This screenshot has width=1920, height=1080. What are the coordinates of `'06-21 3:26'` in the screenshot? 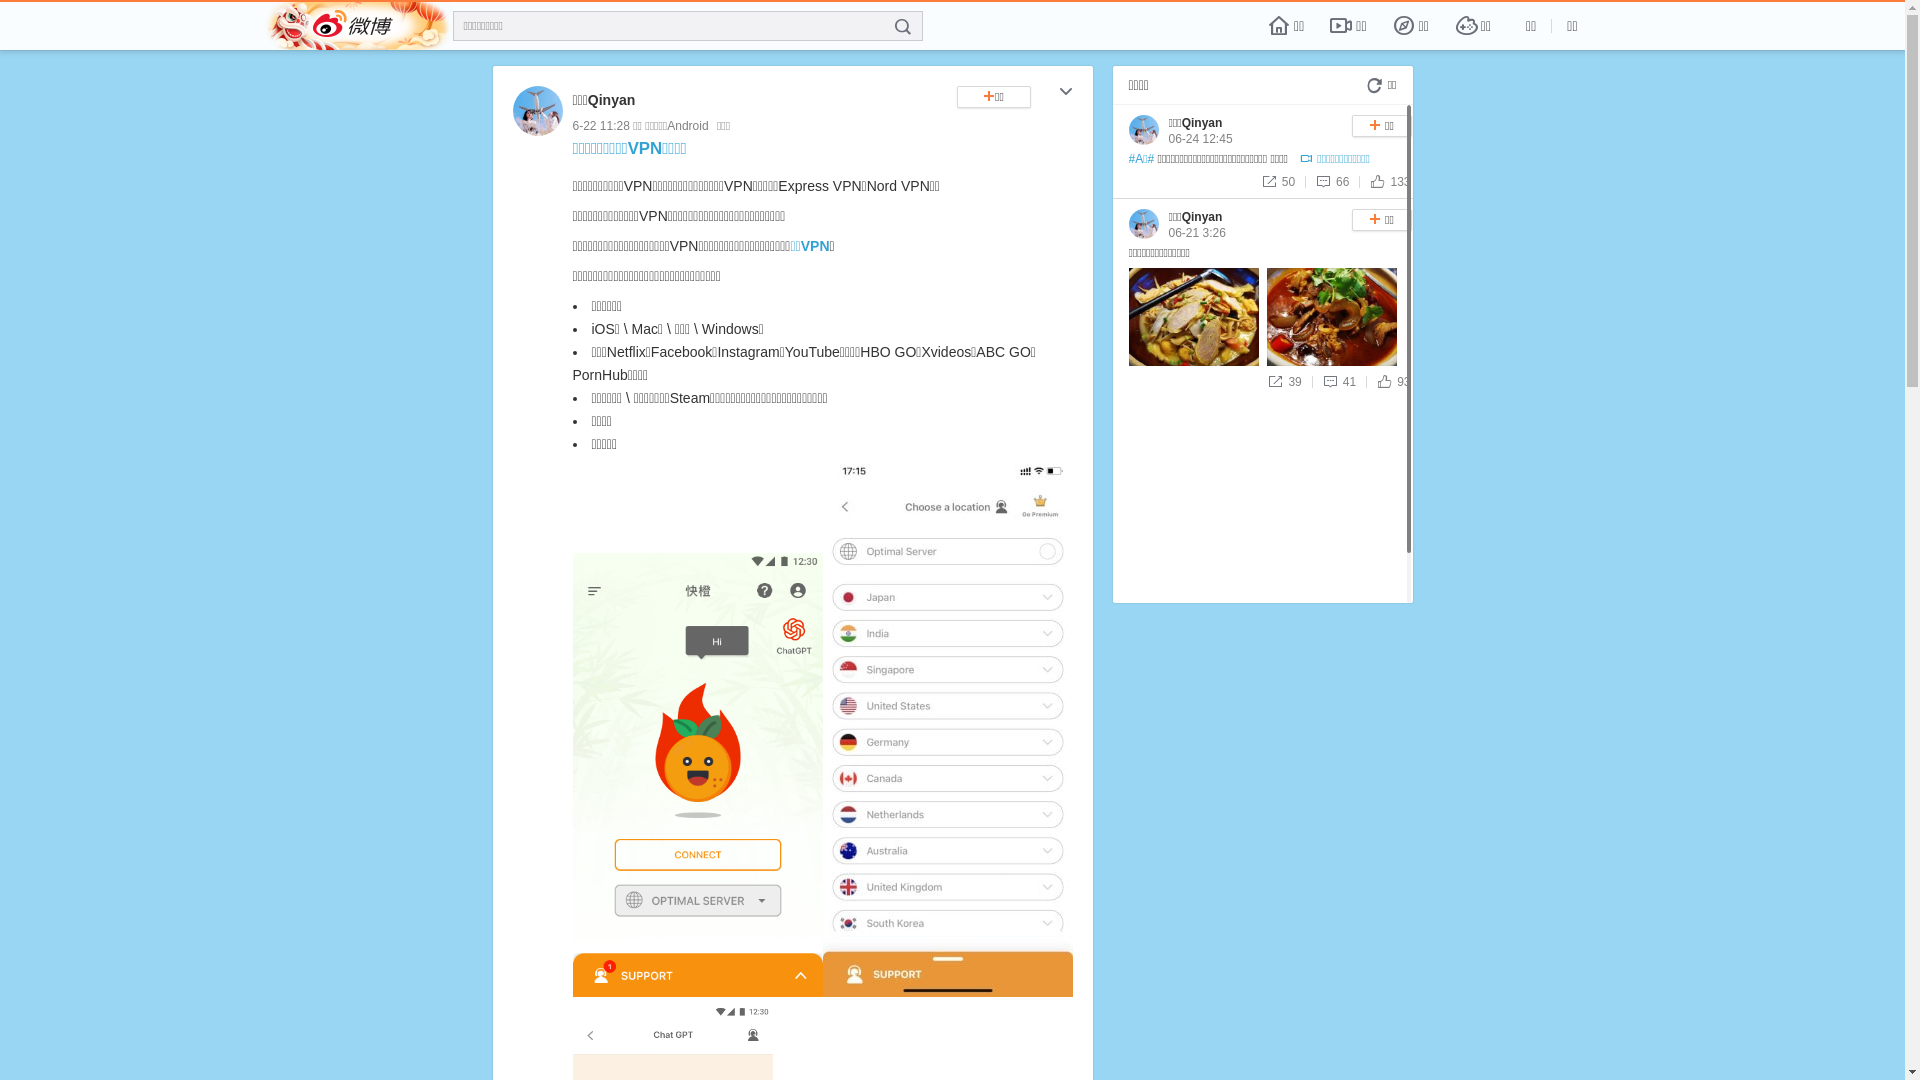 It's located at (1196, 231).